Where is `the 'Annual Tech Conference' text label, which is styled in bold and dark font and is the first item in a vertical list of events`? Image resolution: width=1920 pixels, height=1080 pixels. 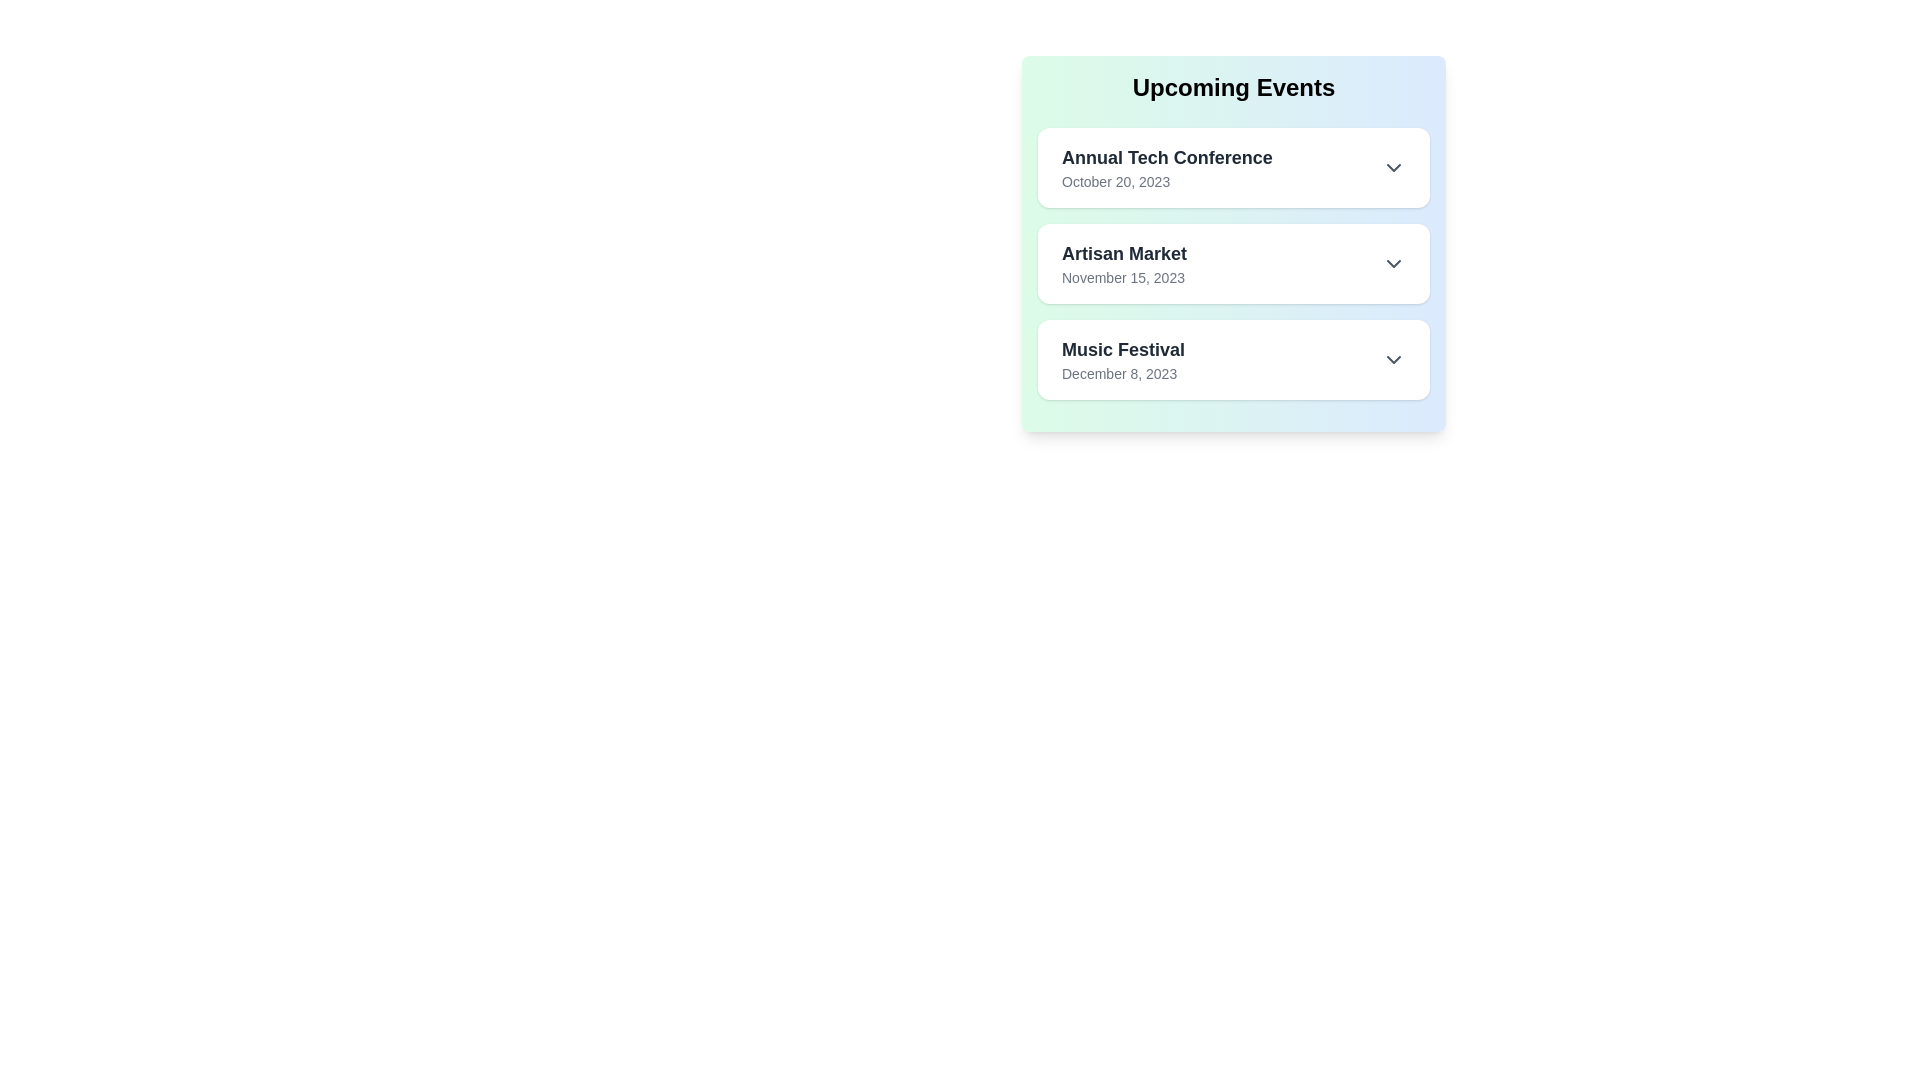 the 'Annual Tech Conference' text label, which is styled in bold and dark font and is the first item in a vertical list of events is located at coordinates (1167, 157).